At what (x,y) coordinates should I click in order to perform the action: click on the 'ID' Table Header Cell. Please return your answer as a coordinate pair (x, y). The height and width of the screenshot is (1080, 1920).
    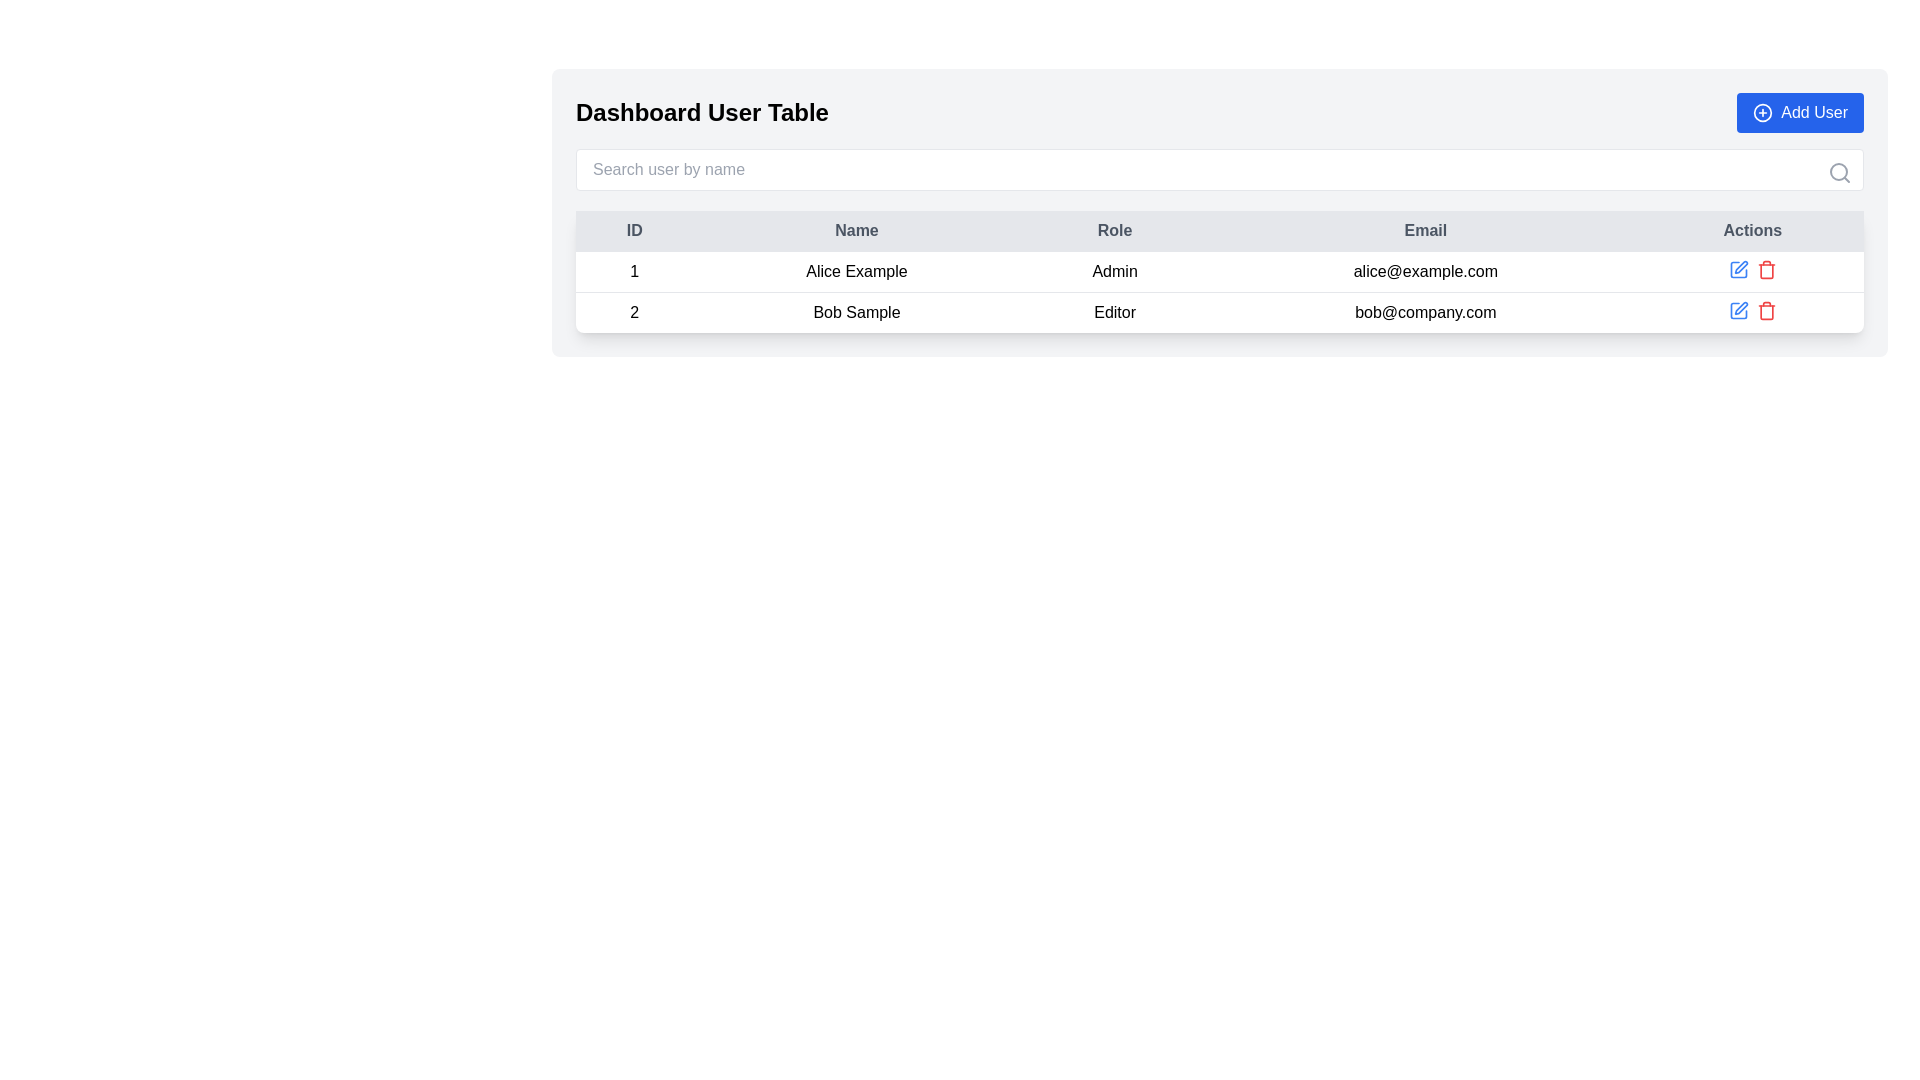
    Looking at the image, I should click on (633, 230).